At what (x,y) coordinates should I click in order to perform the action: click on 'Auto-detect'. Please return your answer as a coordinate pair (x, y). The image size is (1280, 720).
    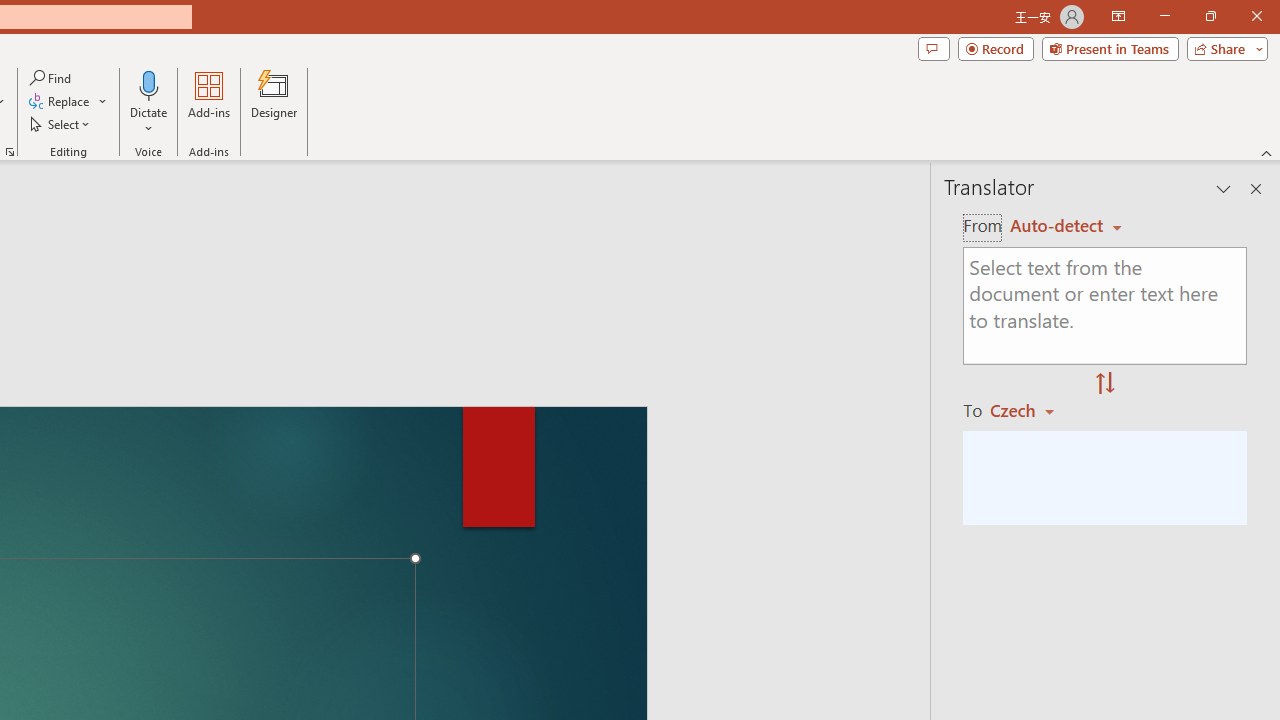
    Looking at the image, I should click on (1065, 225).